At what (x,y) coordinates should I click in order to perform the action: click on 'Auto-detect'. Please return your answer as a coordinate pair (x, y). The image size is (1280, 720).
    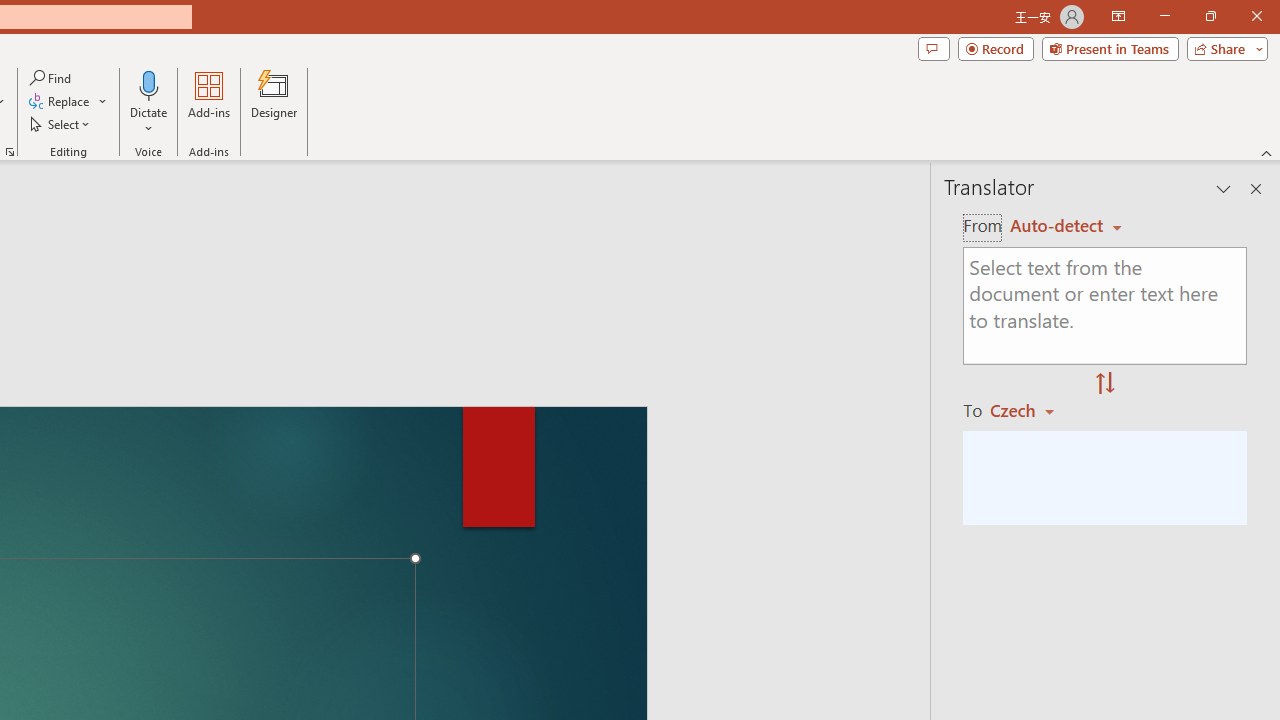
    Looking at the image, I should click on (1065, 225).